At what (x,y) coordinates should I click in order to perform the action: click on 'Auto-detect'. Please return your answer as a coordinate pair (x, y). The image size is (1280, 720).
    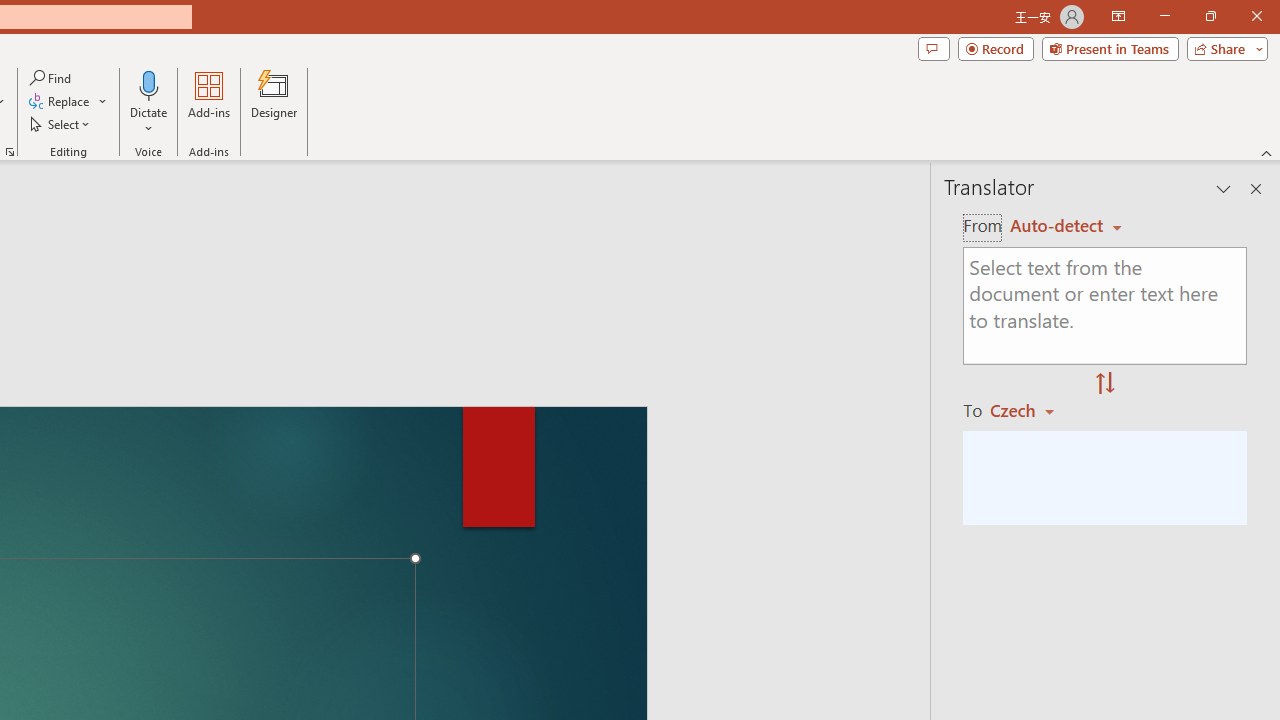
    Looking at the image, I should click on (1065, 225).